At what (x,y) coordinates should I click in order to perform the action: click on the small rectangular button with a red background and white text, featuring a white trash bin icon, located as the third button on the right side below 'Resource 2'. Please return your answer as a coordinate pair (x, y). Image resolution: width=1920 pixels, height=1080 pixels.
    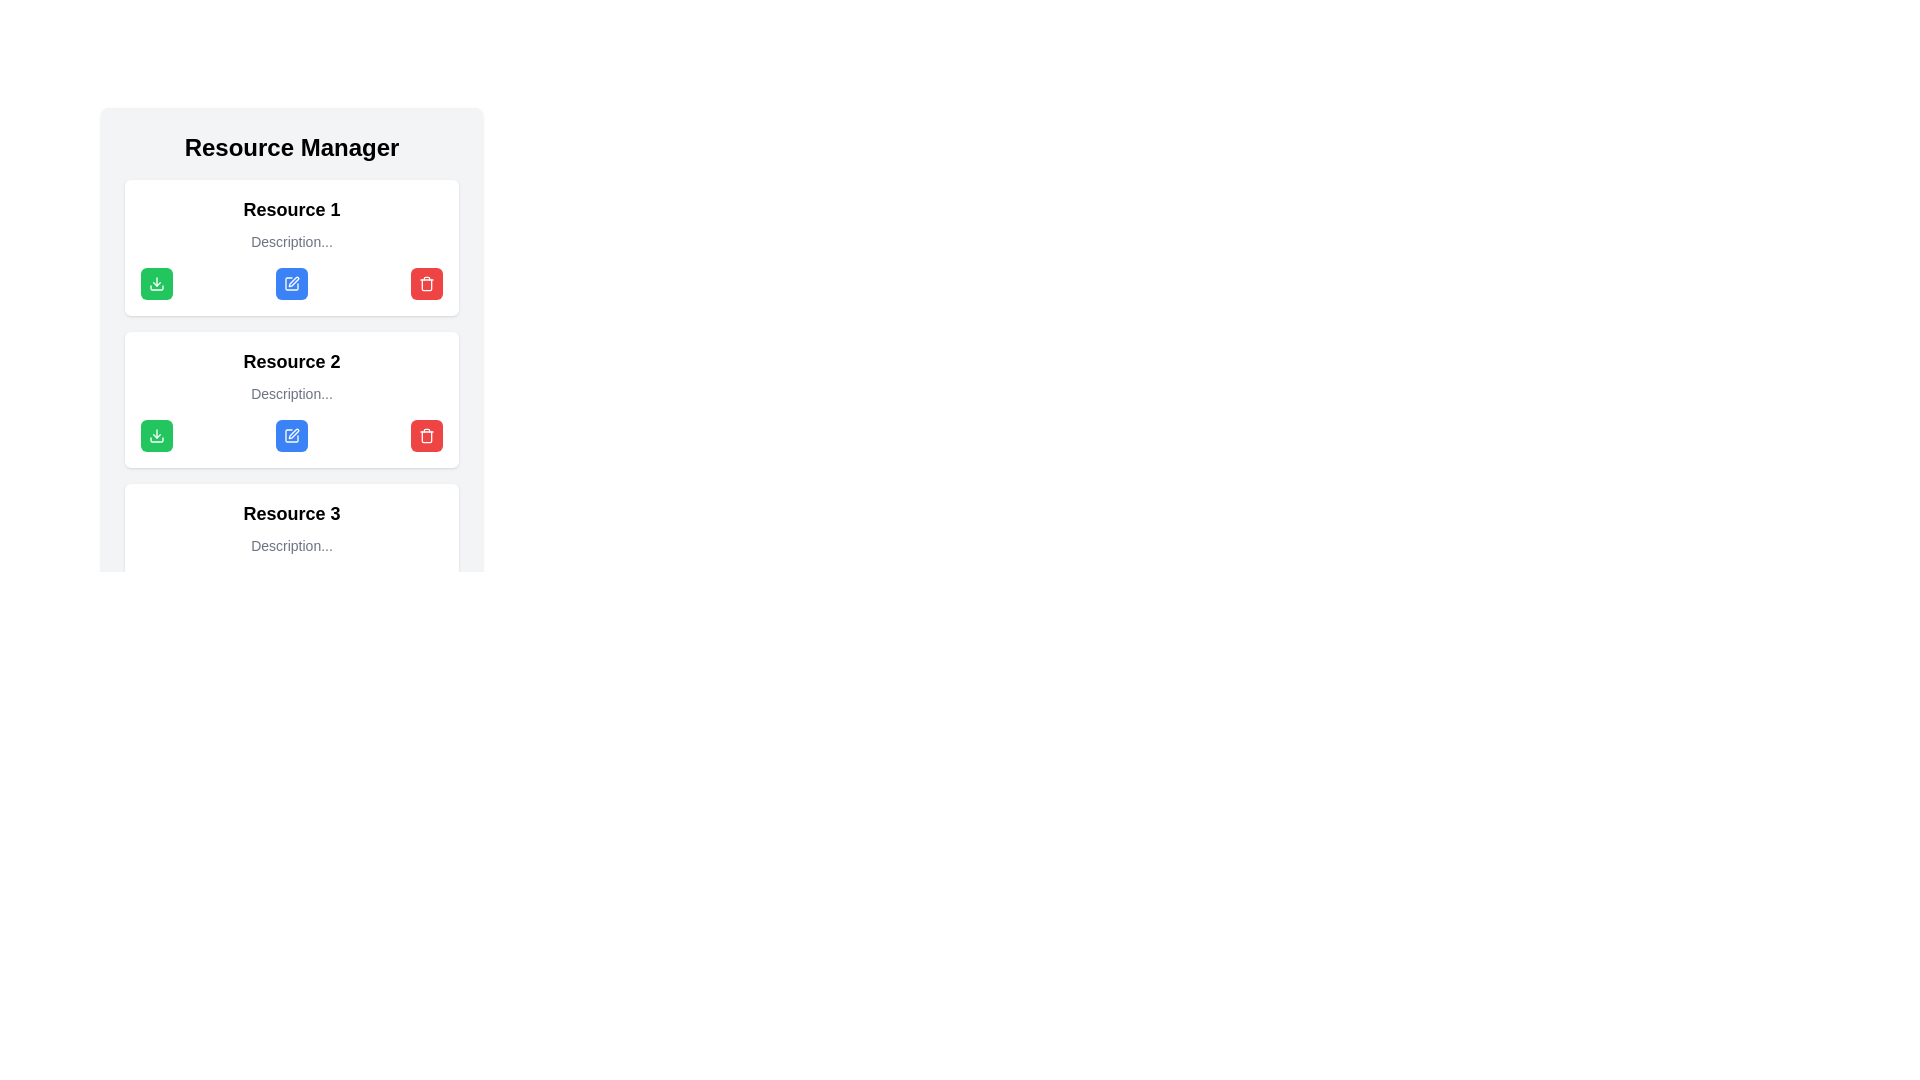
    Looking at the image, I should click on (426, 434).